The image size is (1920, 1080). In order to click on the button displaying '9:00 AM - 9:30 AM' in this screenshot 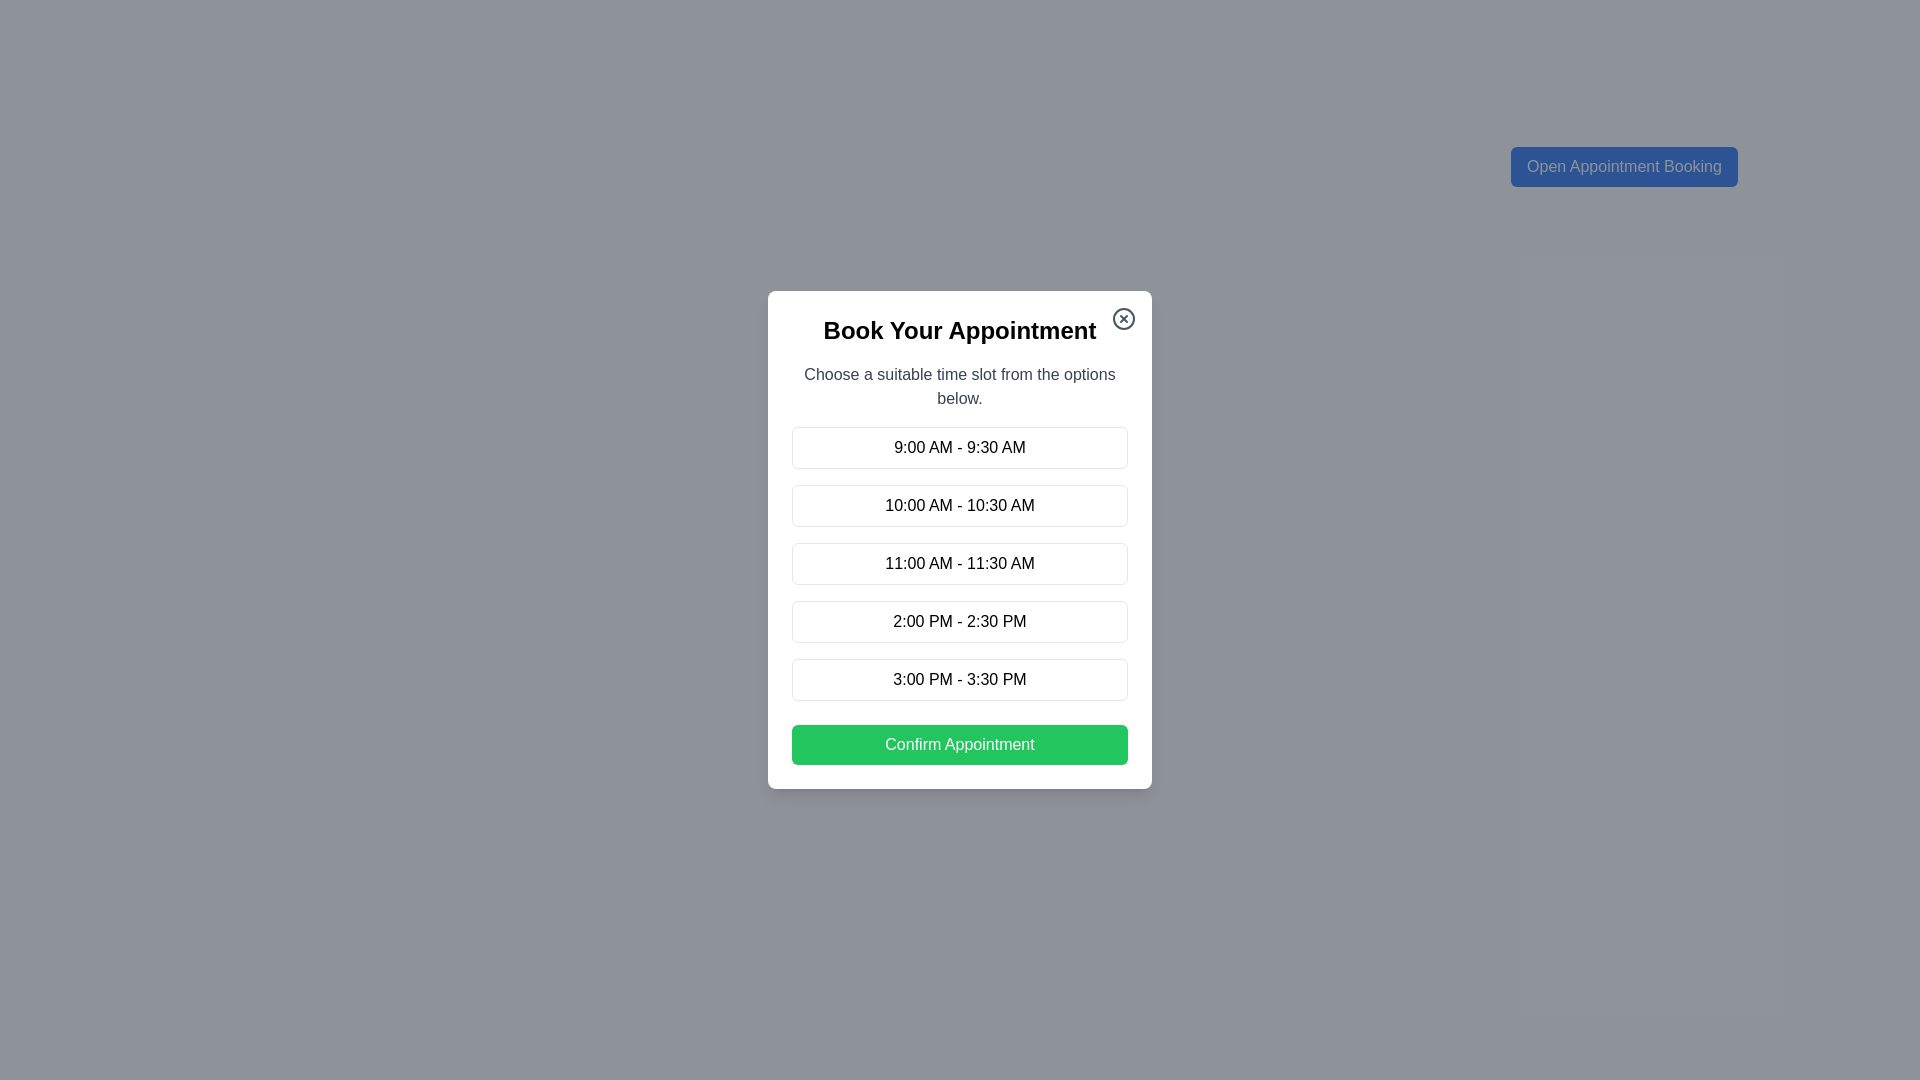, I will do `click(960, 446)`.